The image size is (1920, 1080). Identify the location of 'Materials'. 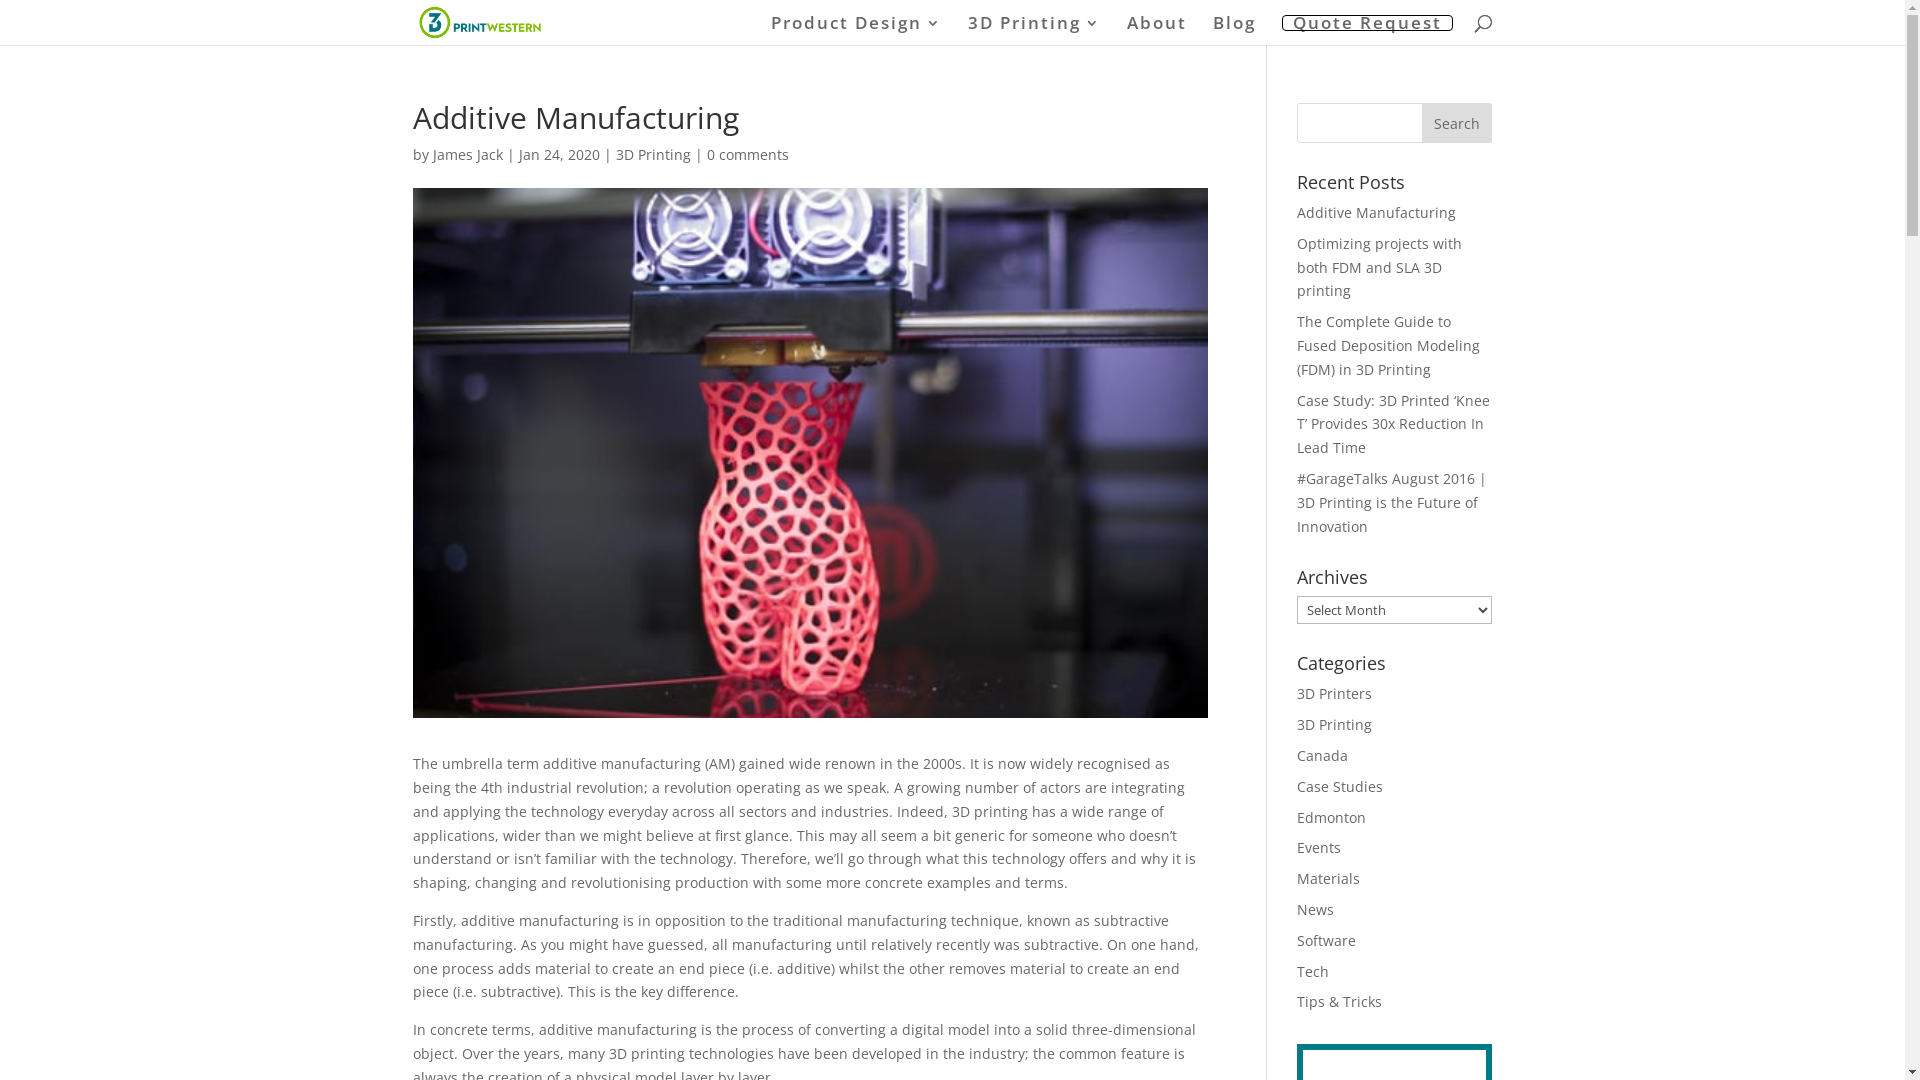
(1328, 877).